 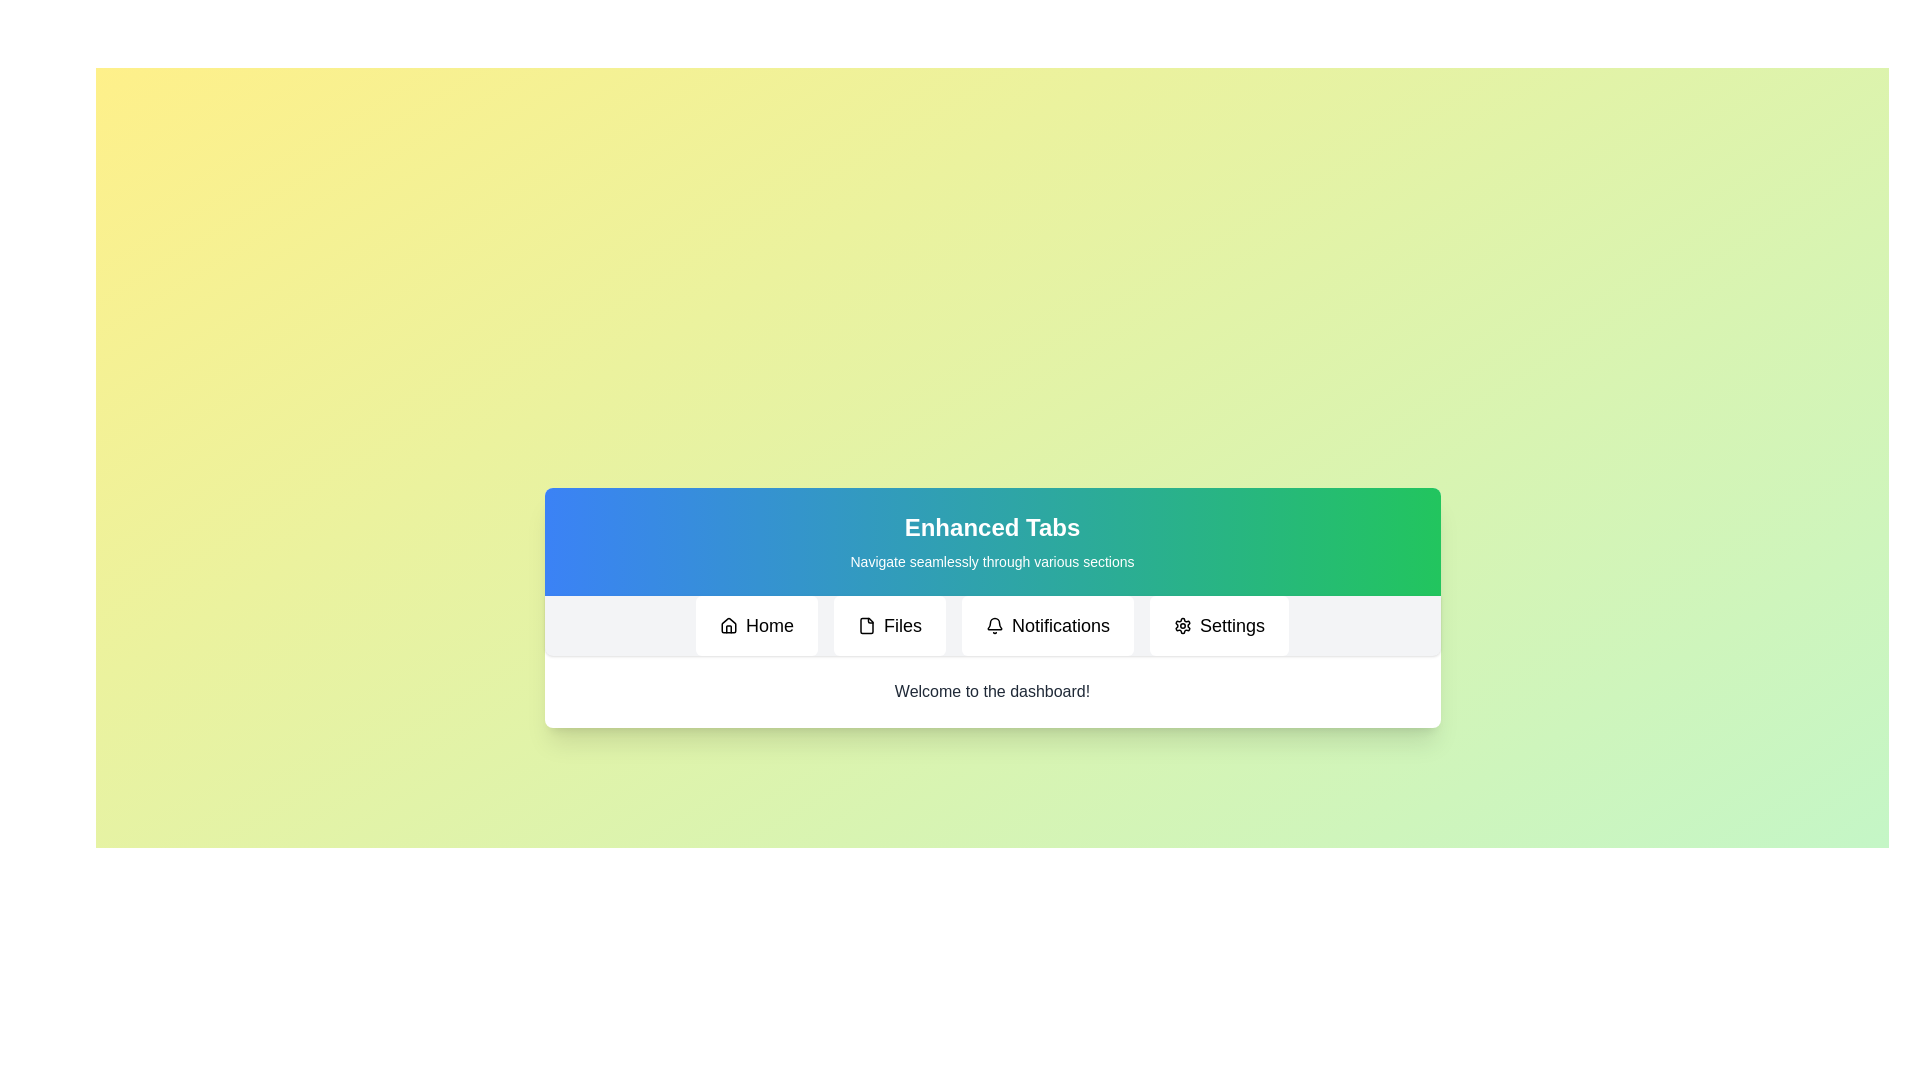 I want to click on the 'Settings' tab navigation item, which features a gear icon and is the fourth tab in the navigation bar, so click(x=1218, y=624).